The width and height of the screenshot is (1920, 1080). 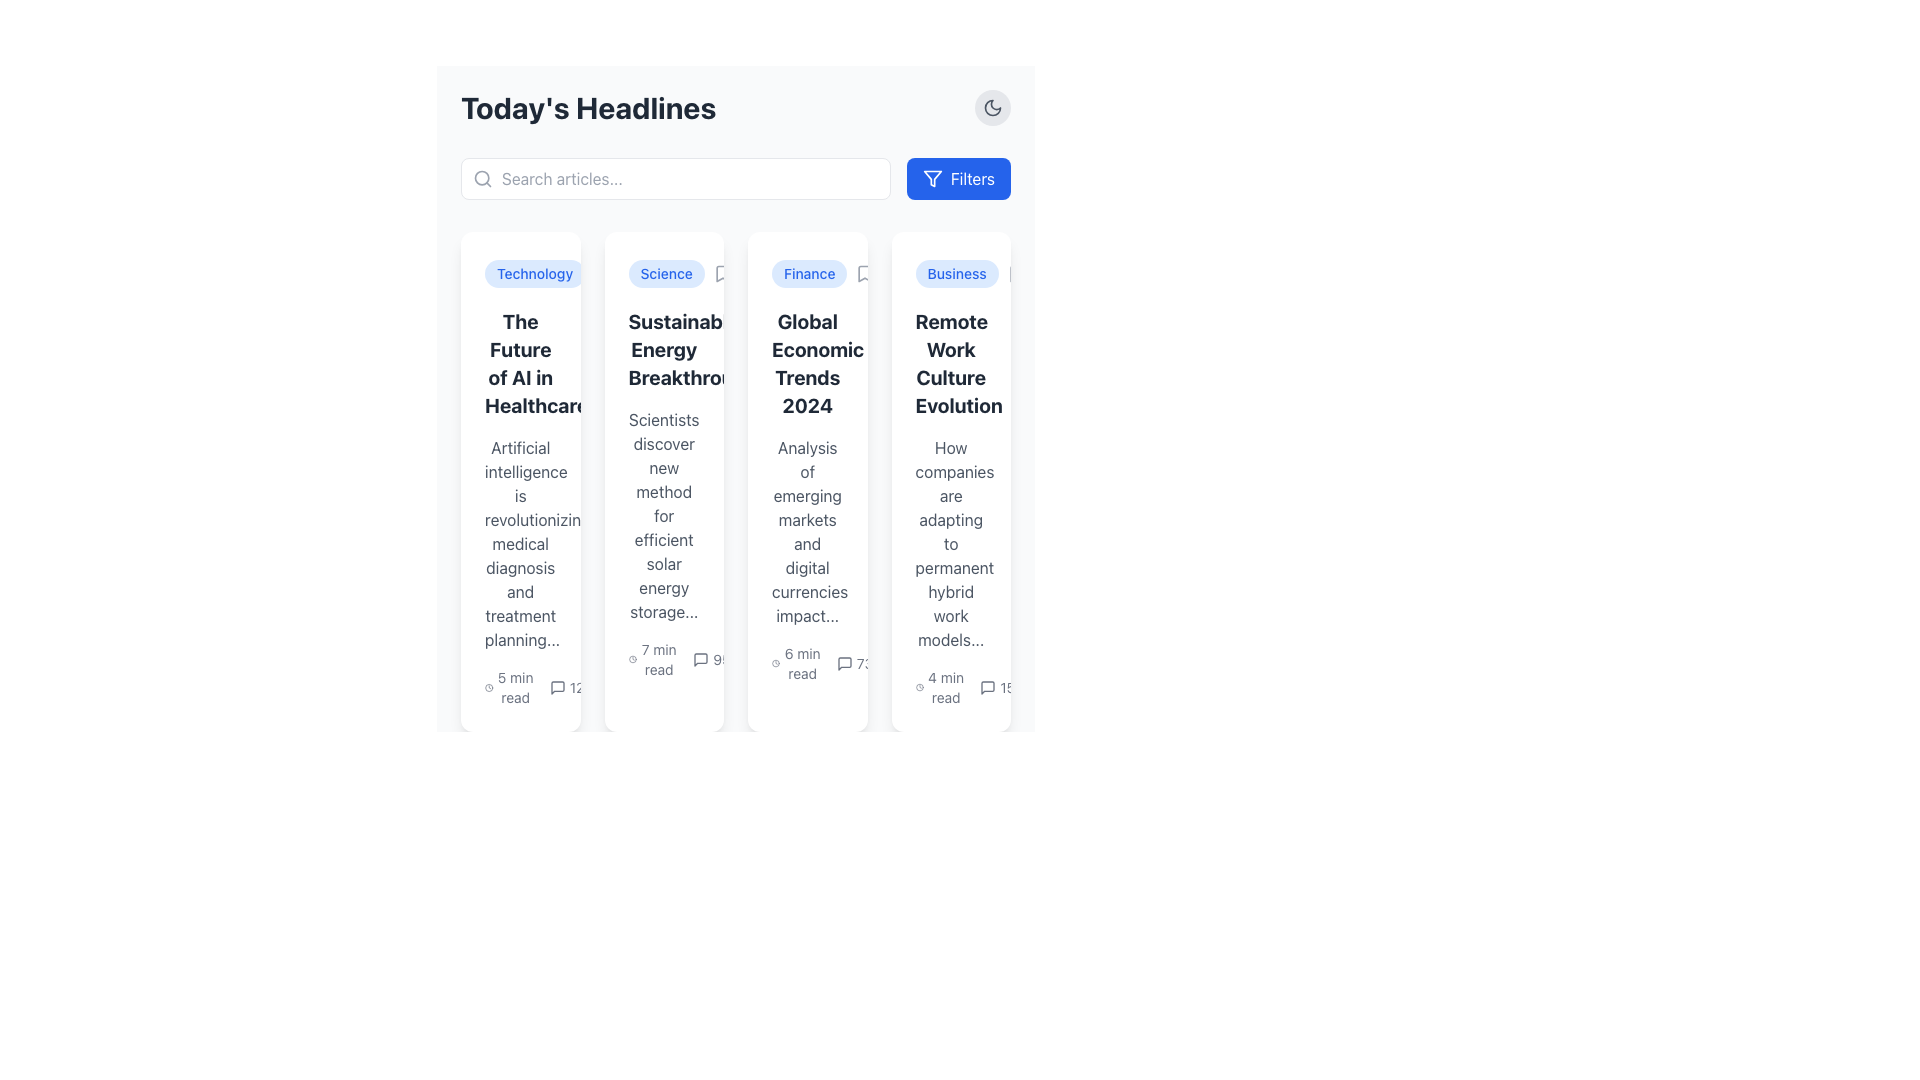 I want to click on the text element displaying a numeric value indicating likes, located to the right of the thumbs-up icon in the bottom section of the vertical card layout, so click(x=815, y=659).